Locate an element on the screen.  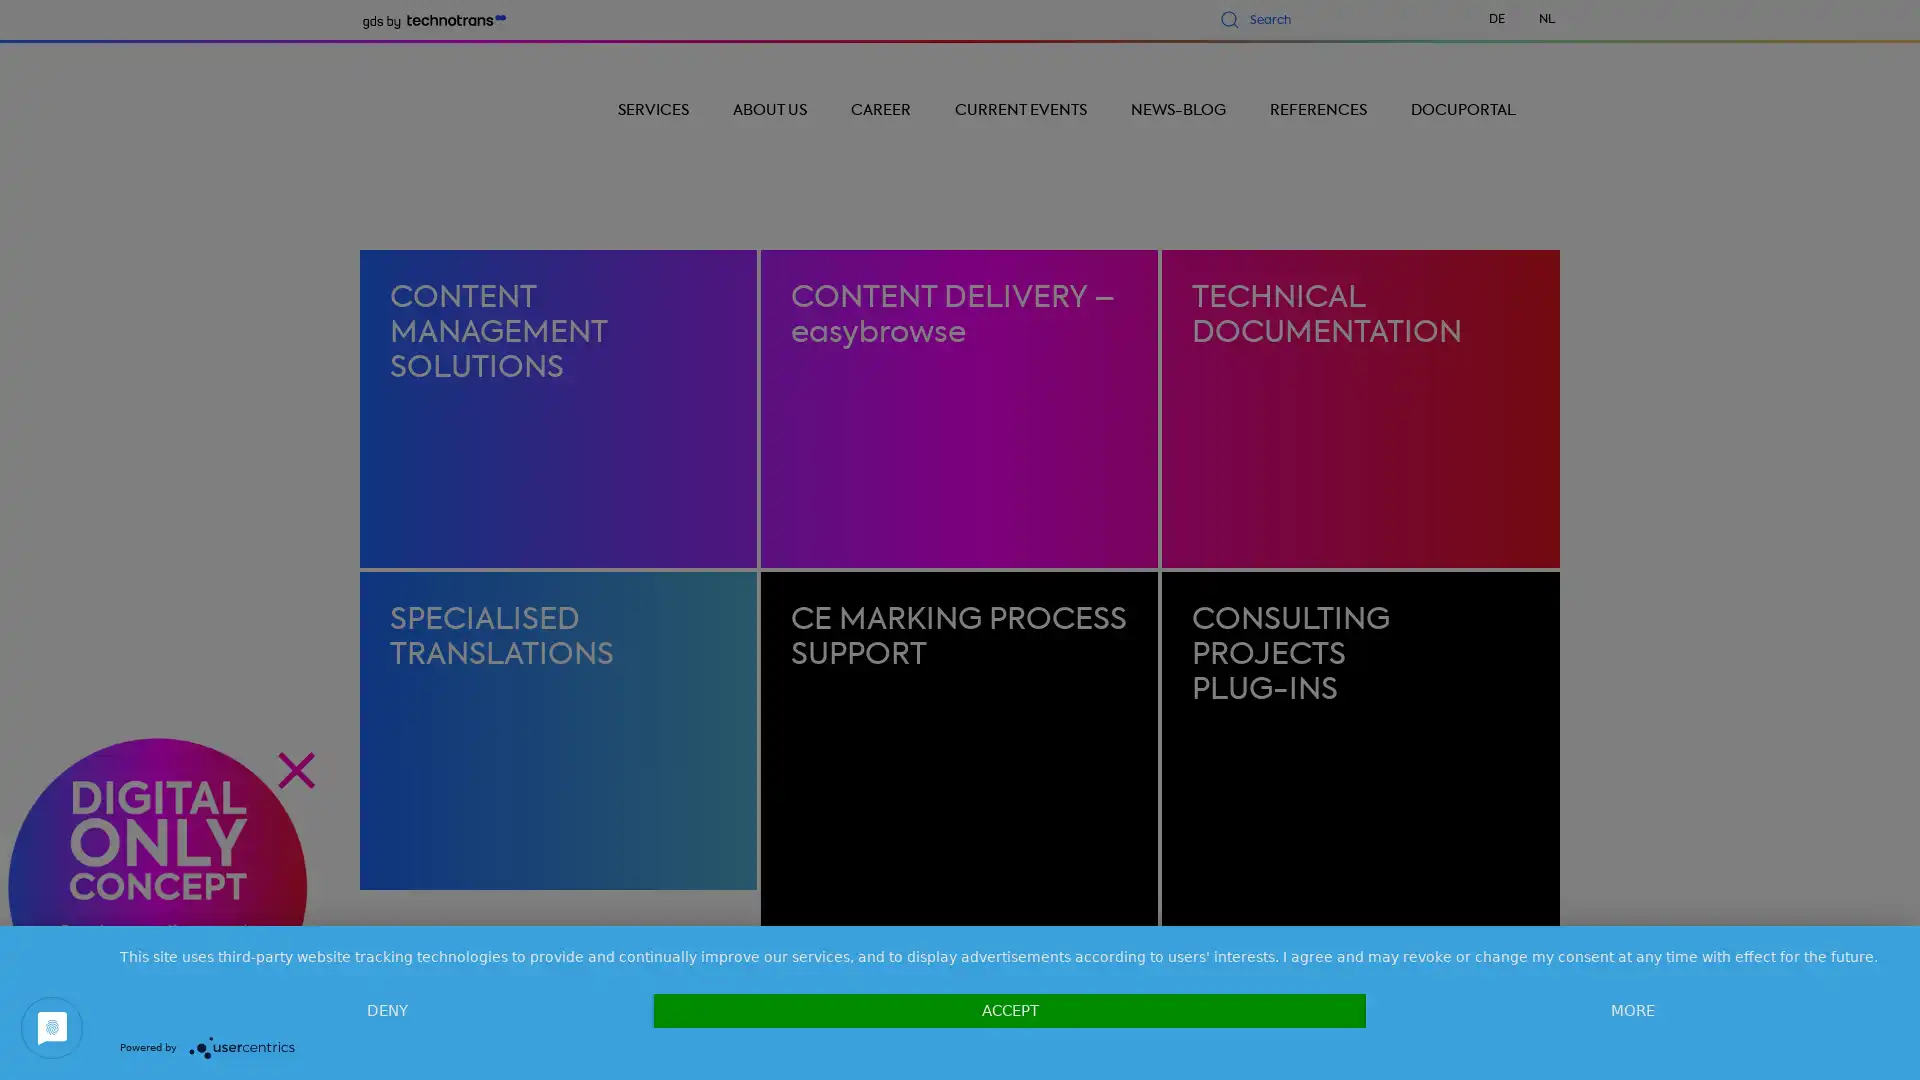
ACCEPT is located at coordinates (1009, 1010).